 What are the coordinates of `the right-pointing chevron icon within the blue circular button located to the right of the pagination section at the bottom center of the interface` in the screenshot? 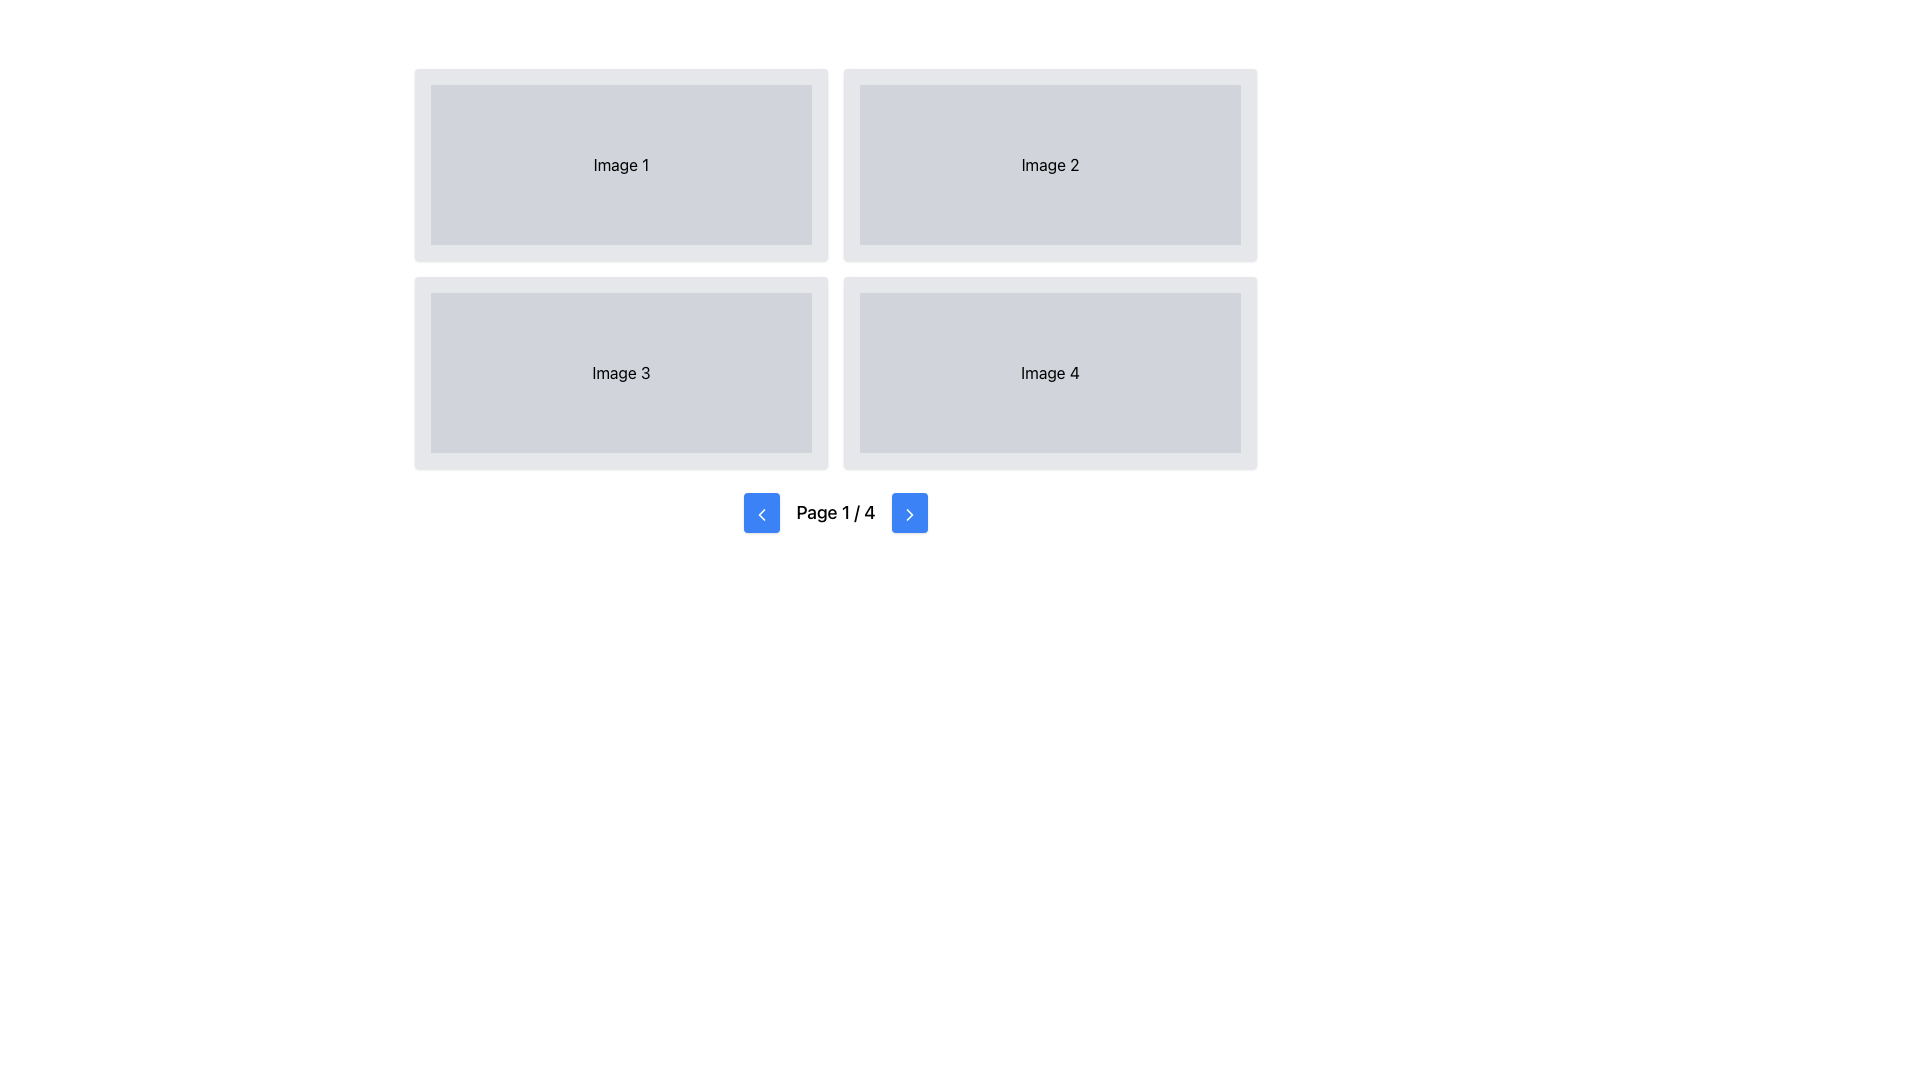 It's located at (908, 513).